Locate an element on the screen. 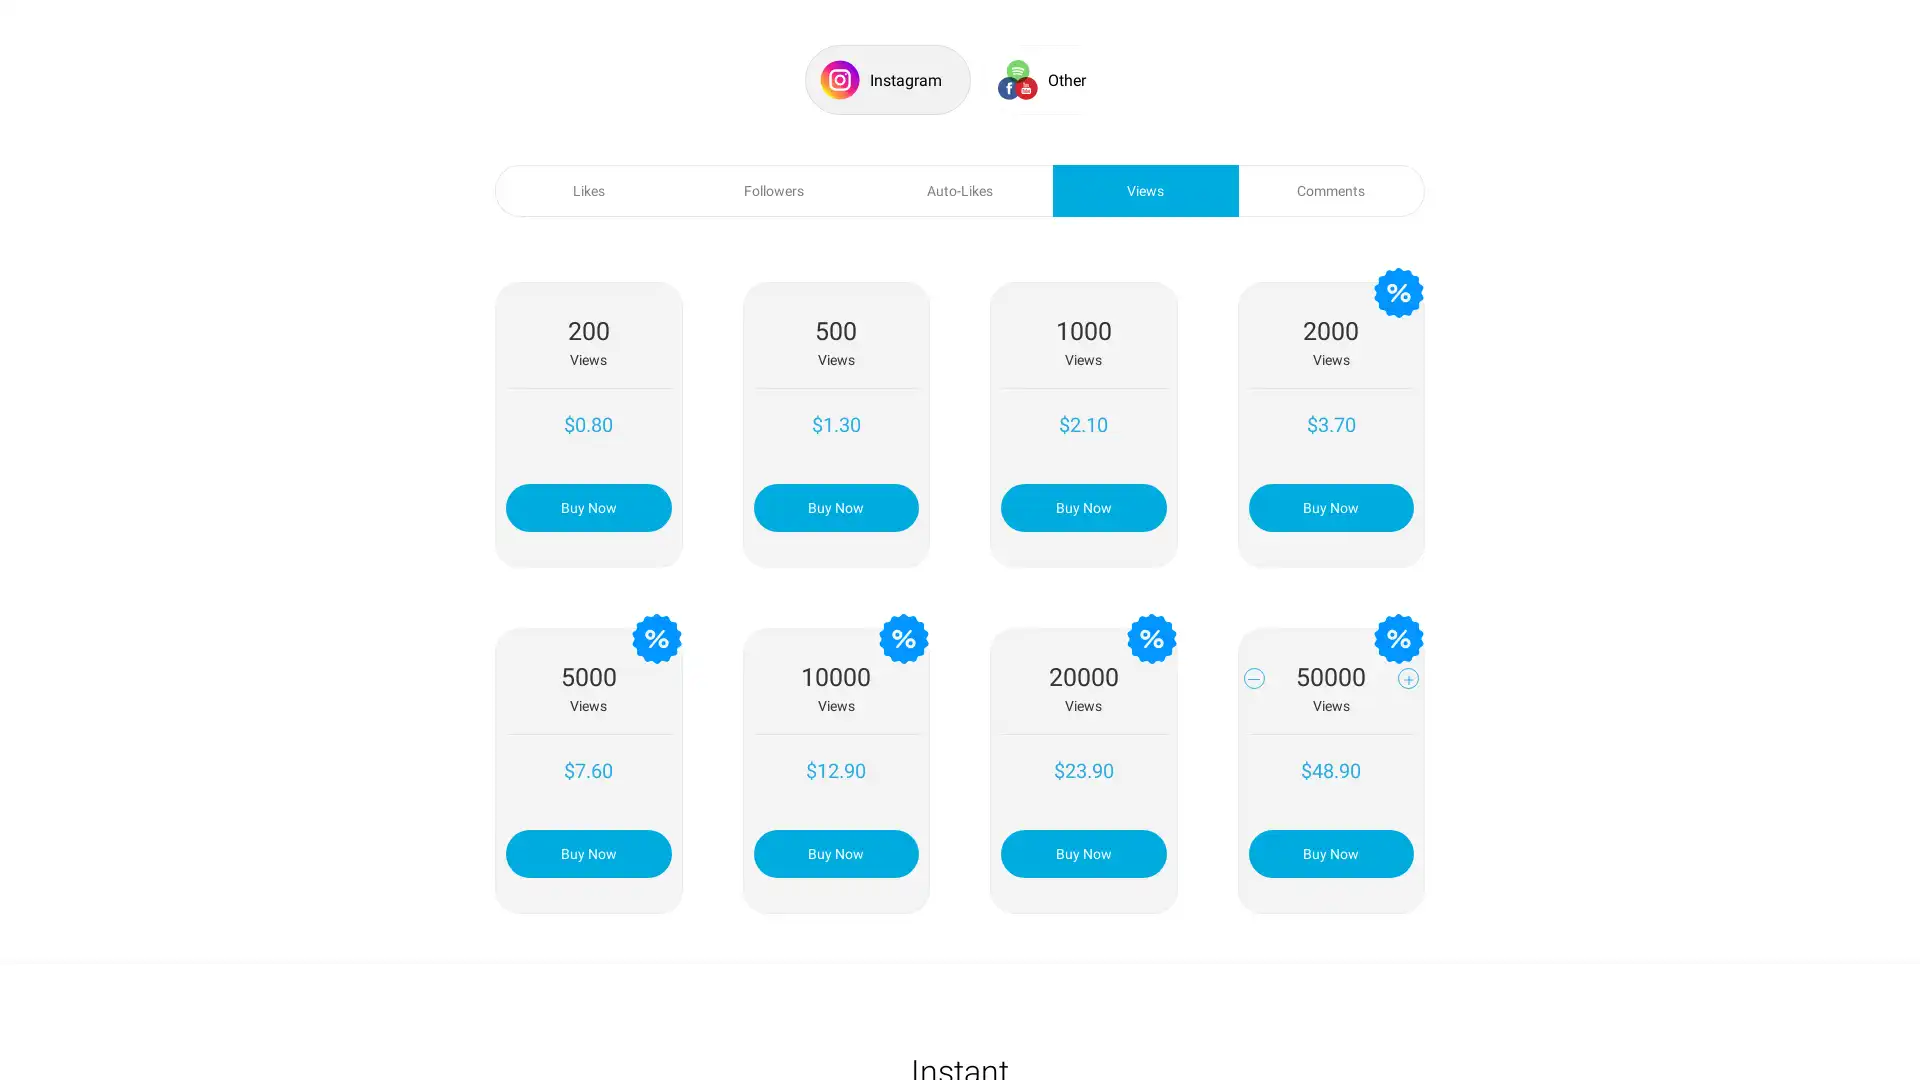 Image resolution: width=1920 pixels, height=1080 pixels. Buy Now is located at coordinates (835, 852).